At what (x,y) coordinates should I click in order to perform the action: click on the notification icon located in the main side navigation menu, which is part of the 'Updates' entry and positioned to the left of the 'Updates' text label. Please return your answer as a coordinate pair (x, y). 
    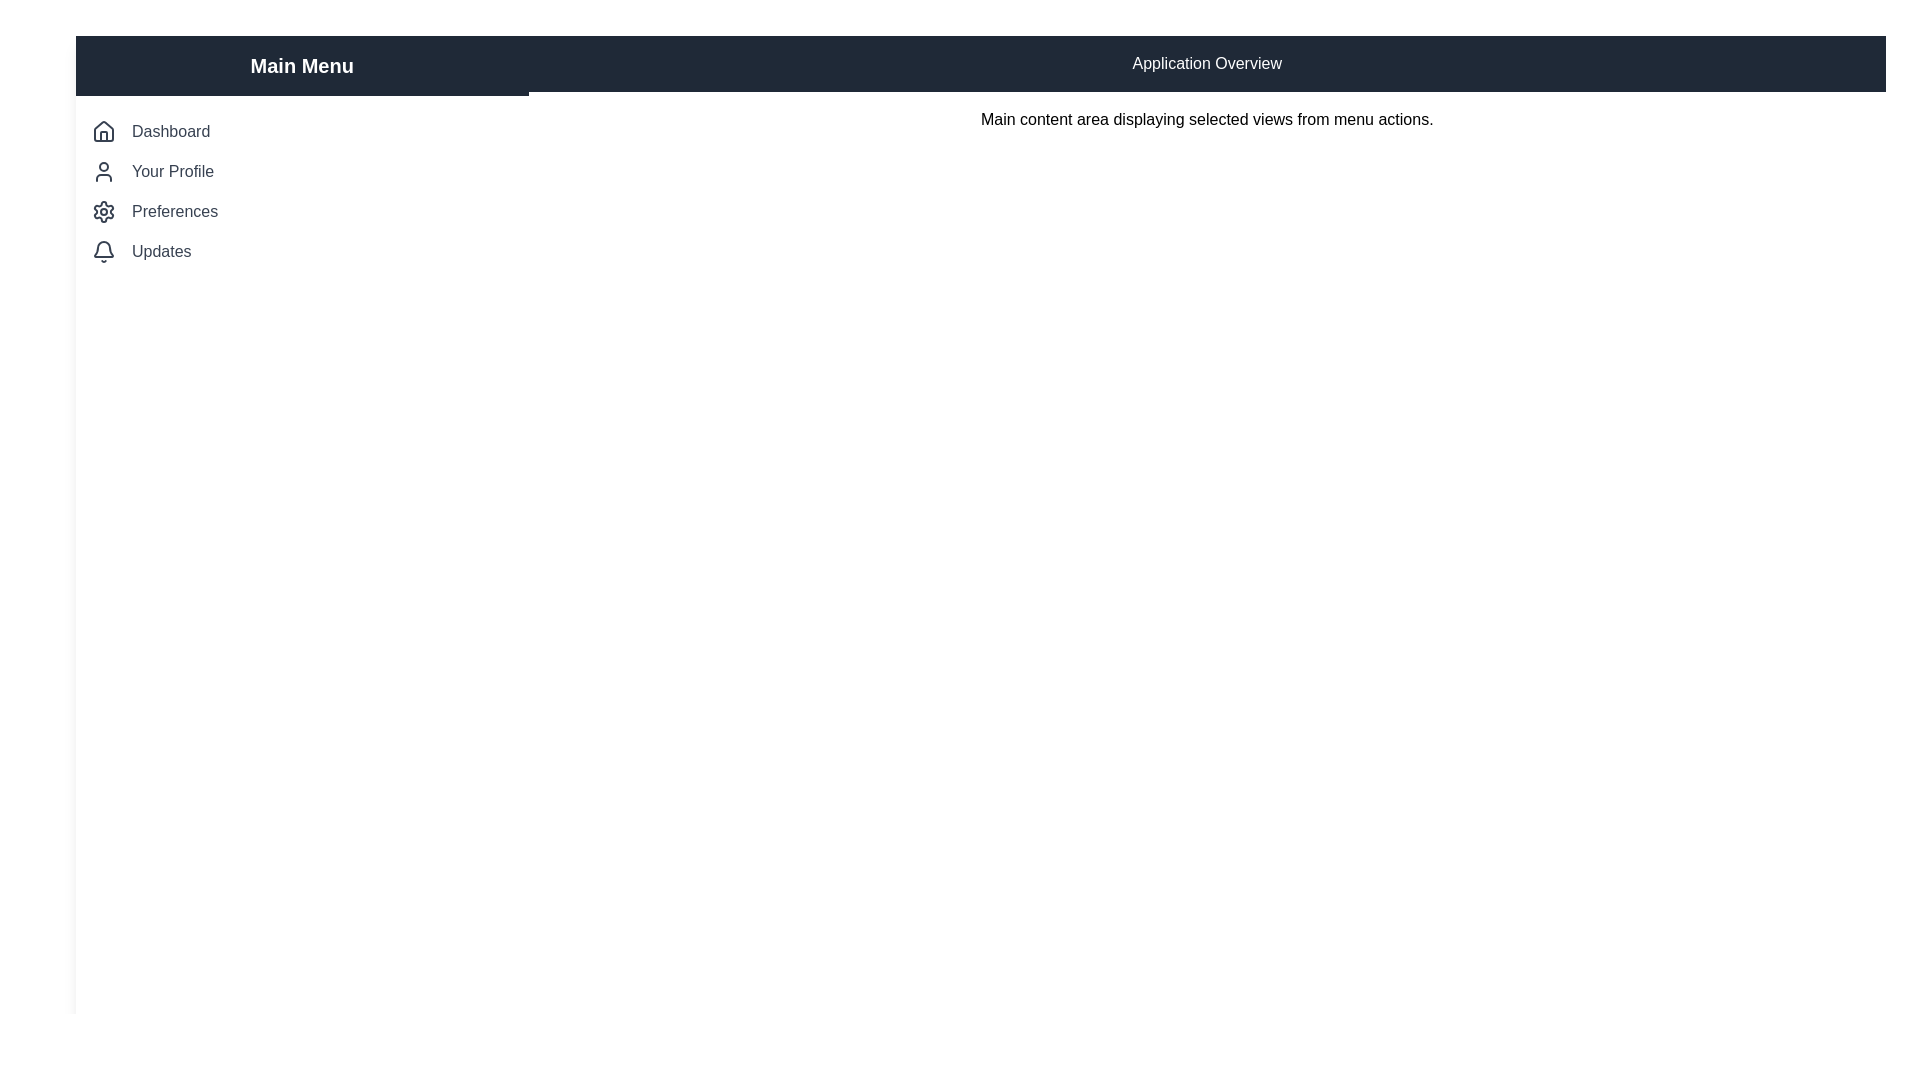
    Looking at the image, I should click on (103, 250).